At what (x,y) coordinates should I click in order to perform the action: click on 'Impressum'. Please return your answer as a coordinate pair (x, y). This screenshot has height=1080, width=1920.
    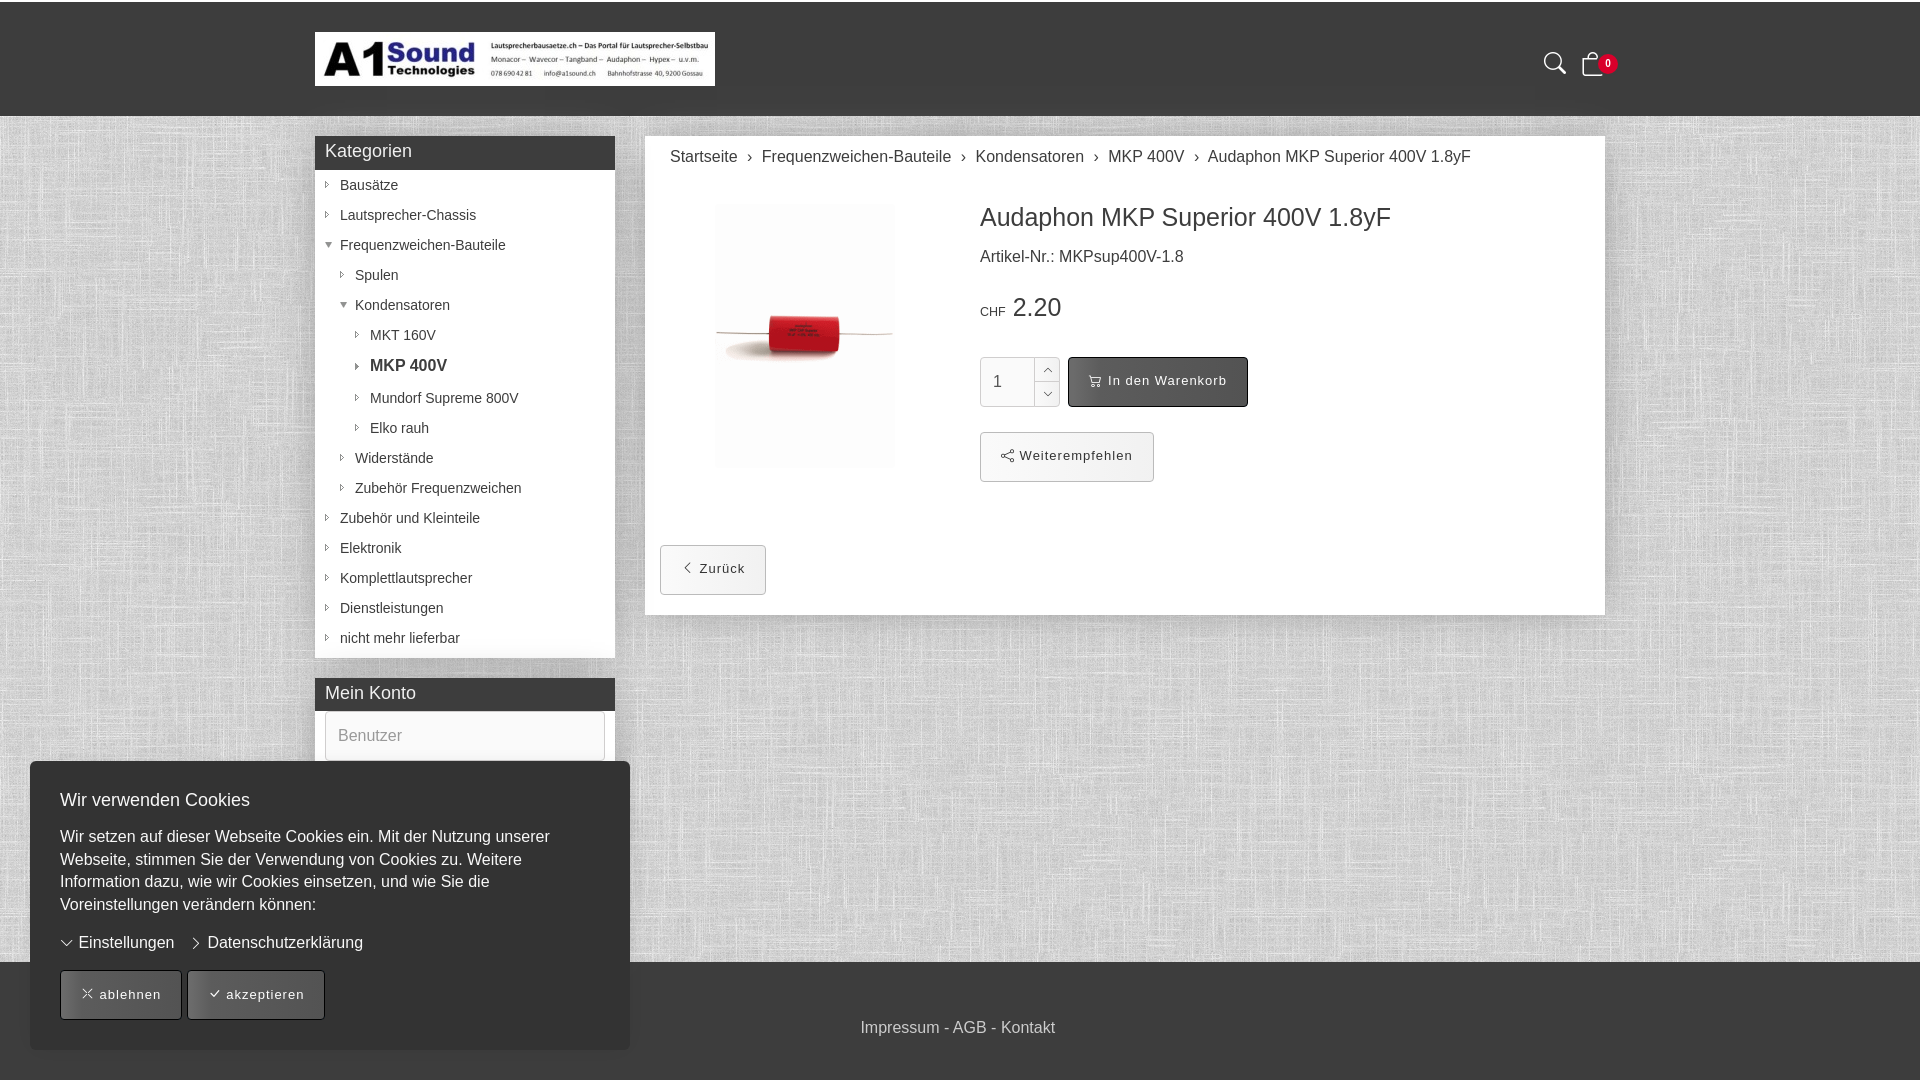
    Looking at the image, I should click on (898, 1027).